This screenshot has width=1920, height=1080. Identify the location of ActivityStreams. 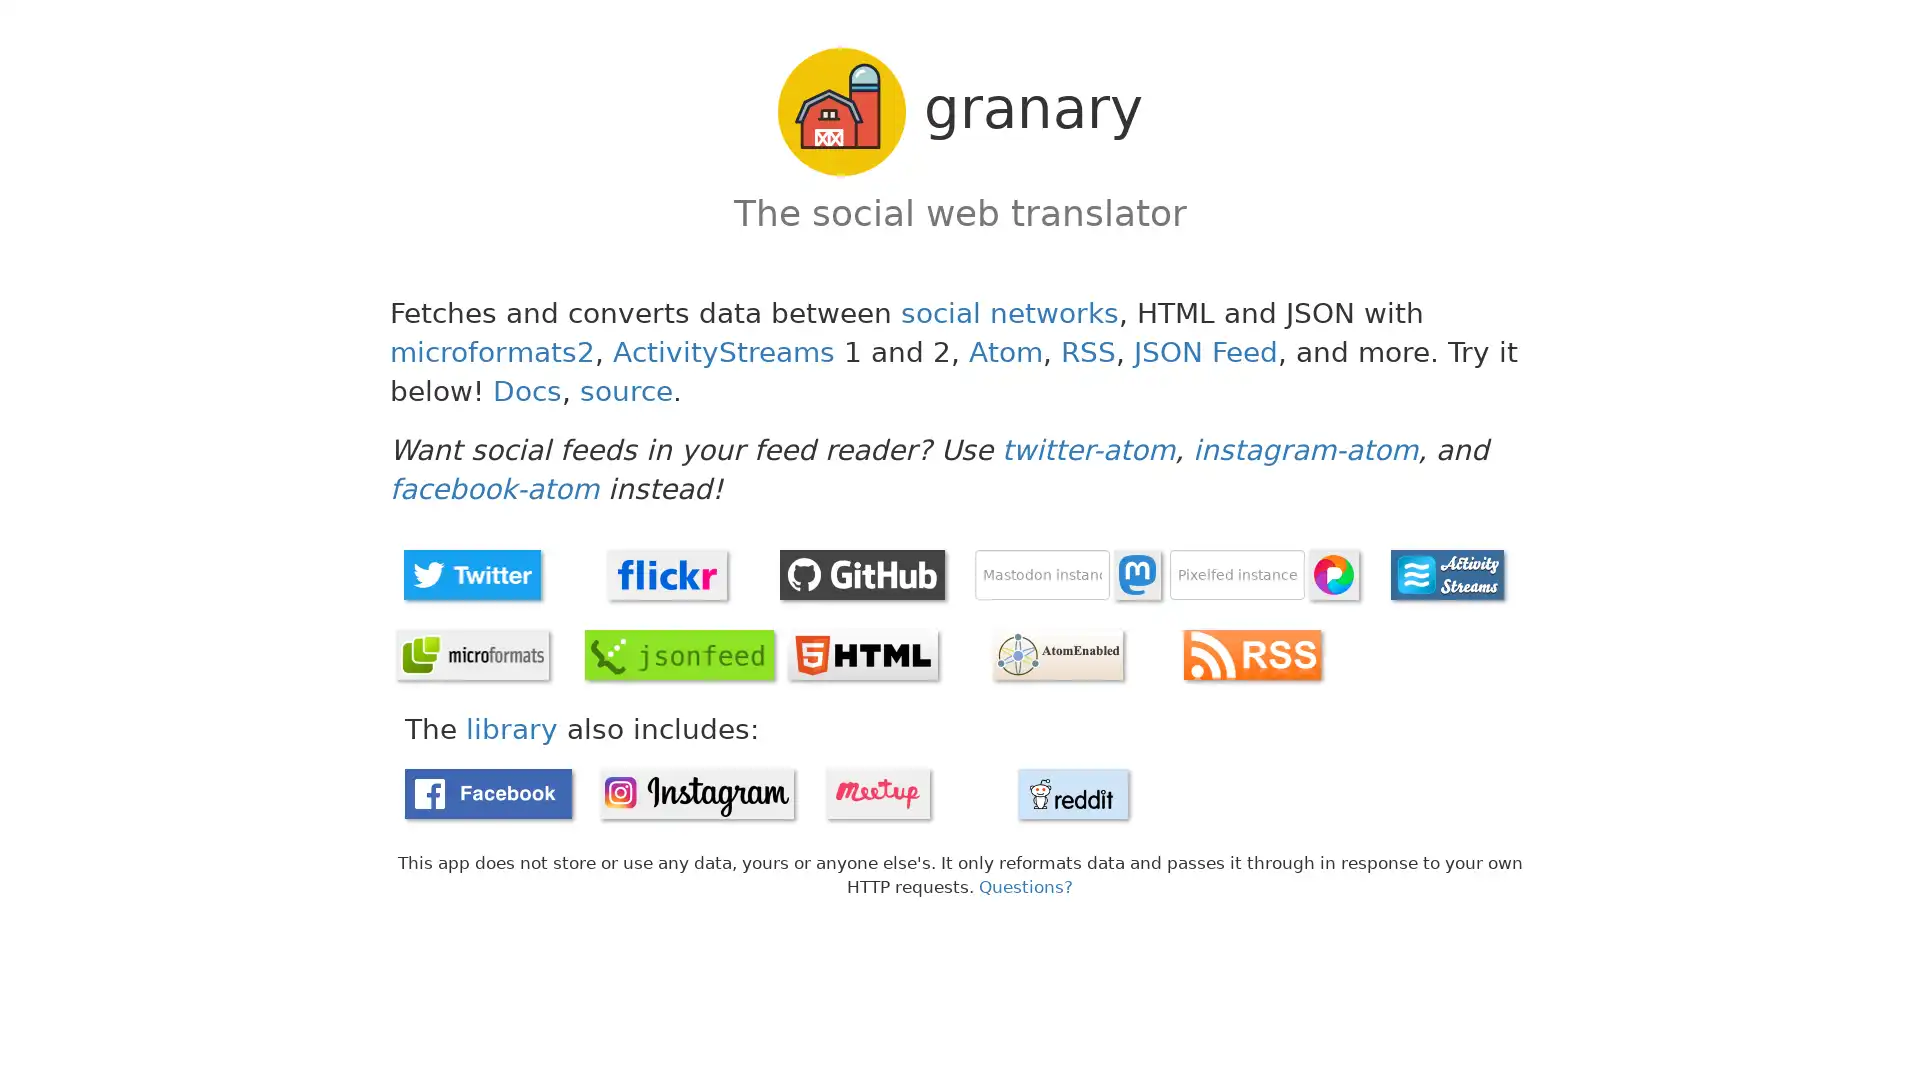
(1446, 574).